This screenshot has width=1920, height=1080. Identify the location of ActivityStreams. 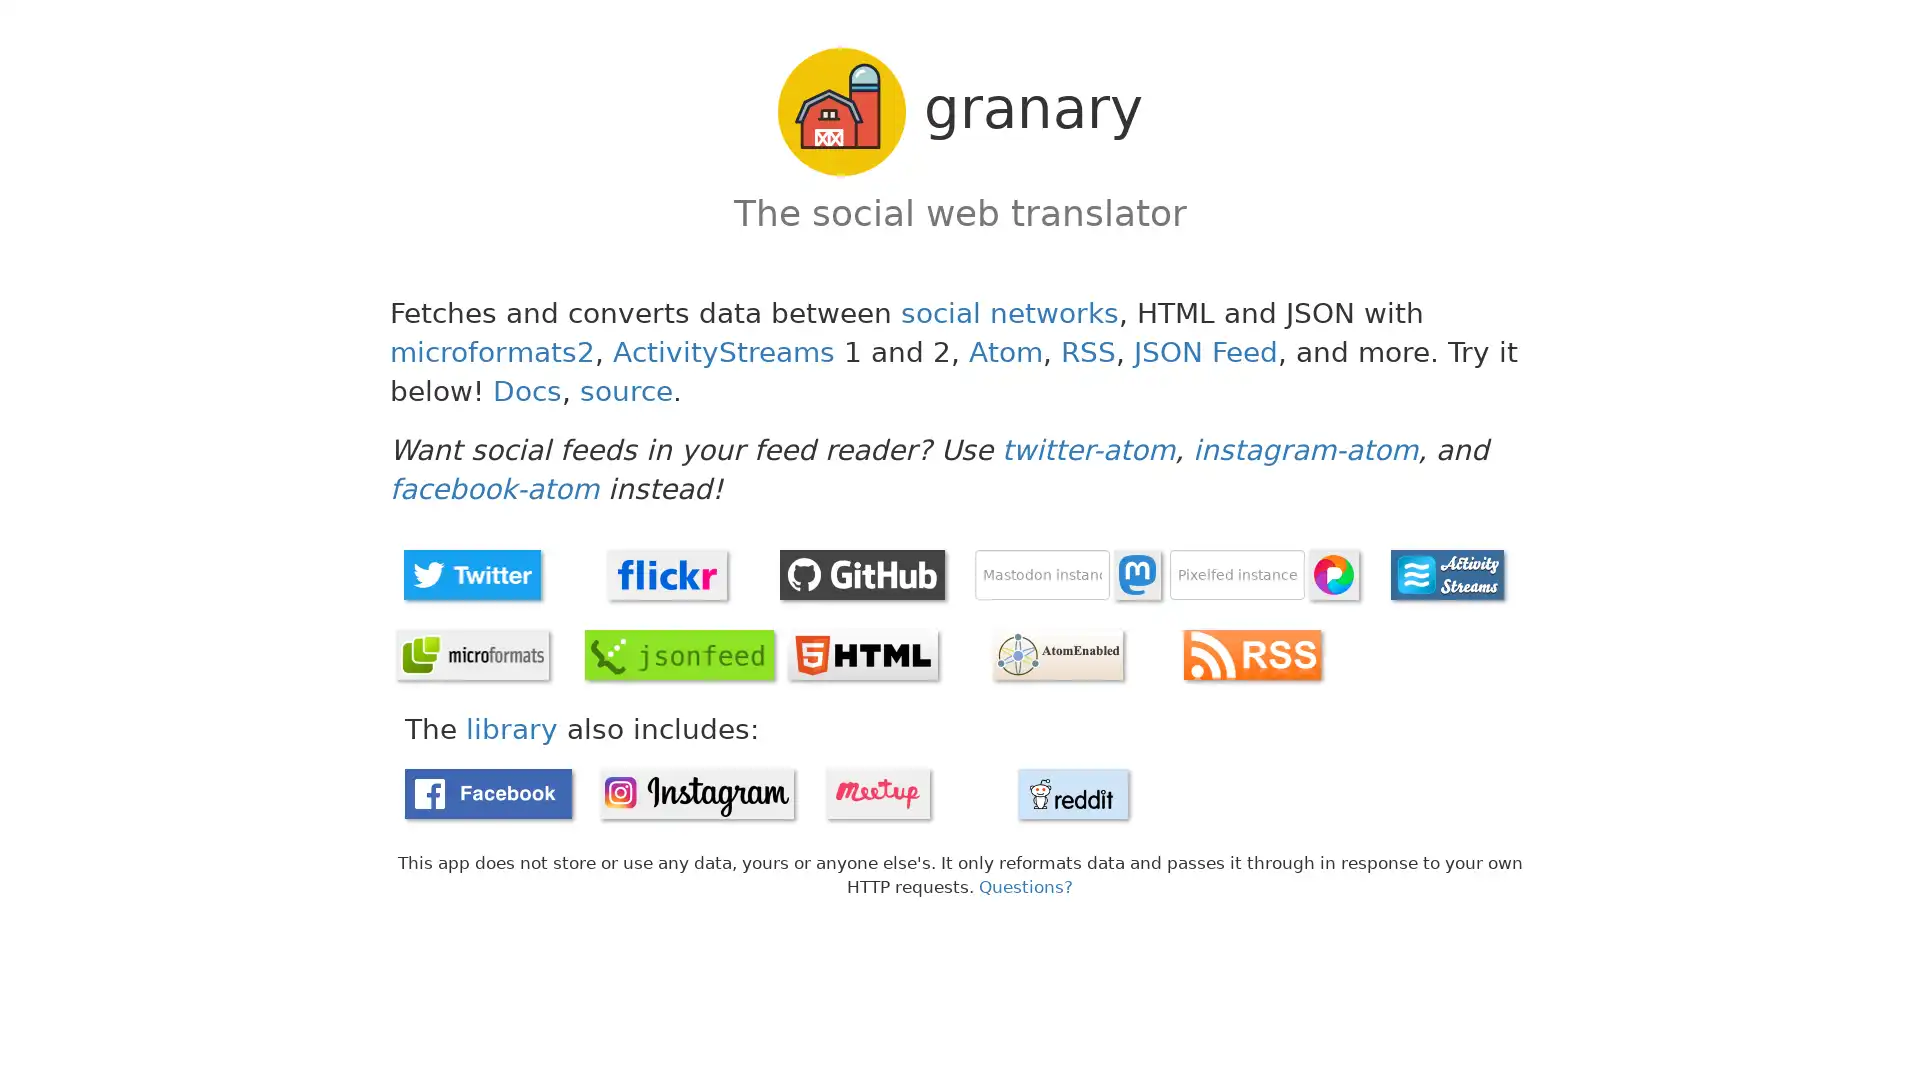
(1446, 574).